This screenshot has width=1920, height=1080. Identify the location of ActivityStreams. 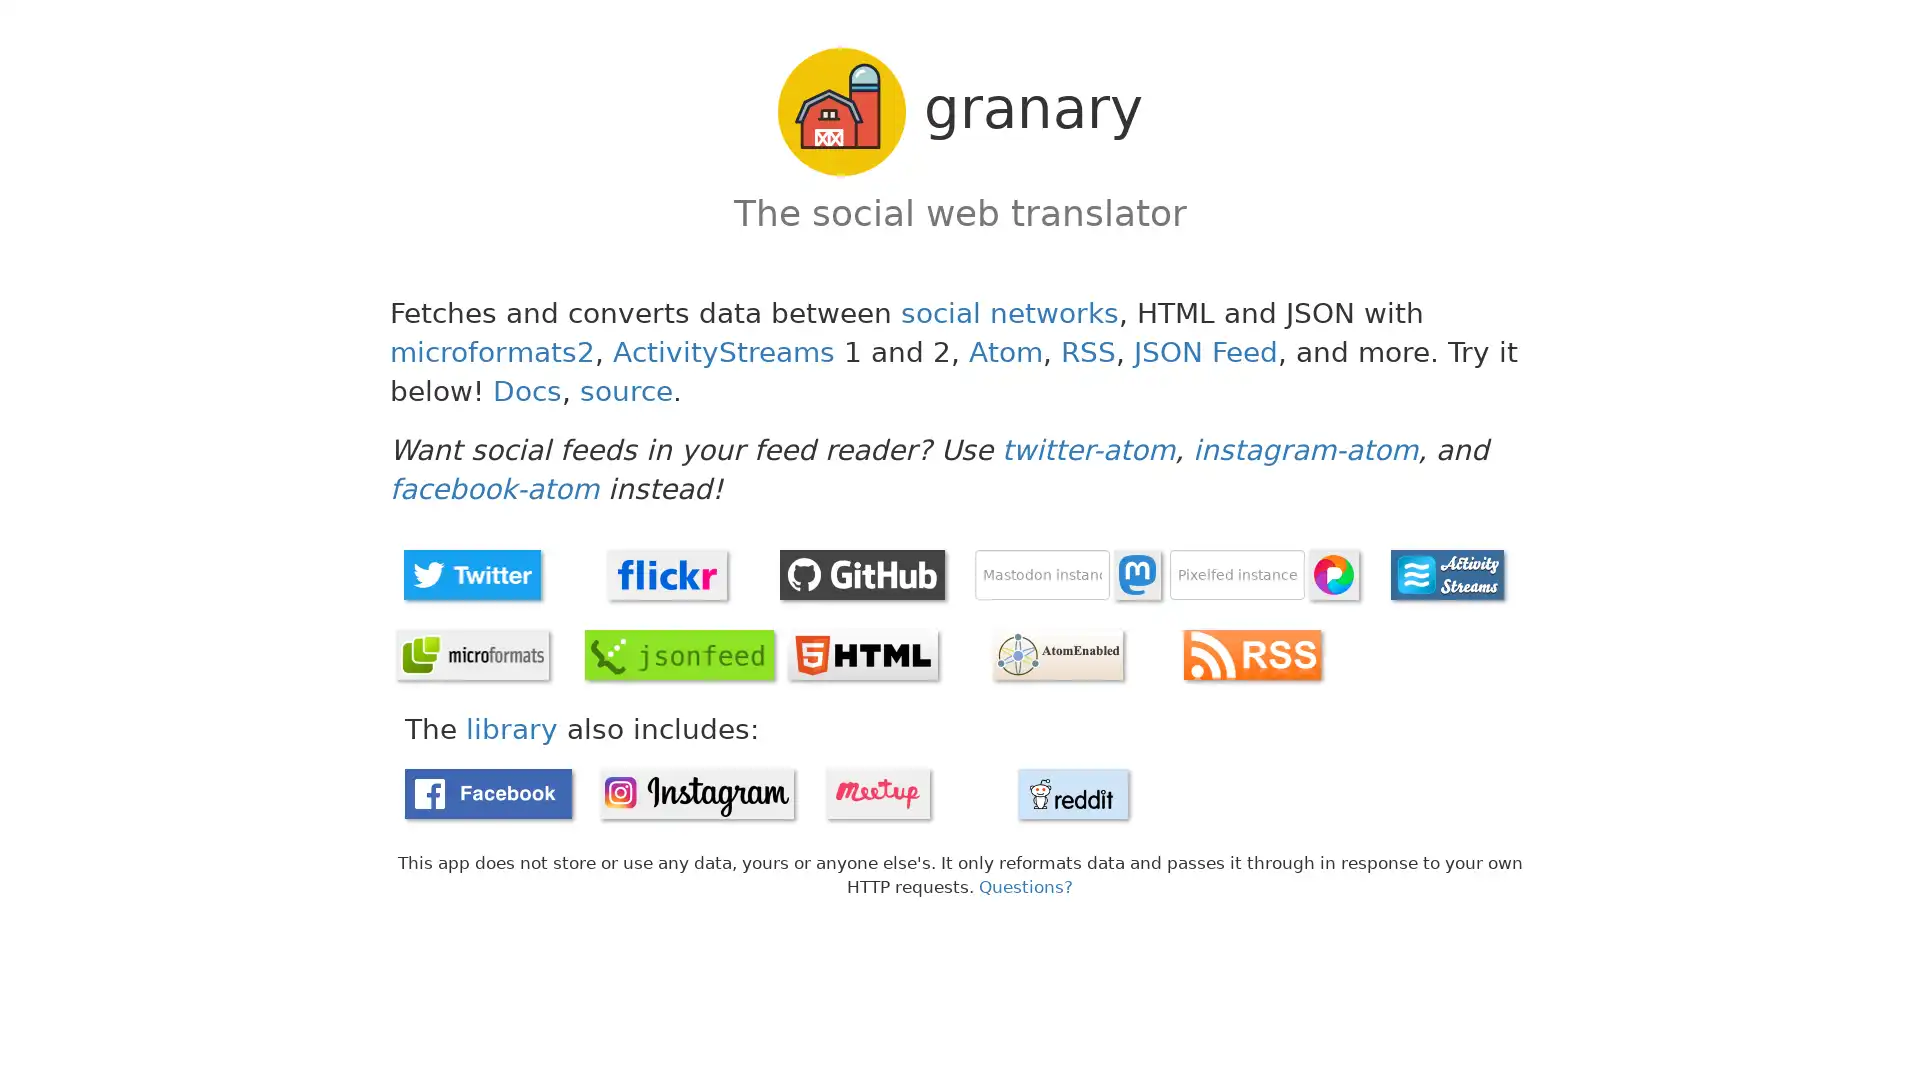
(1446, 574).